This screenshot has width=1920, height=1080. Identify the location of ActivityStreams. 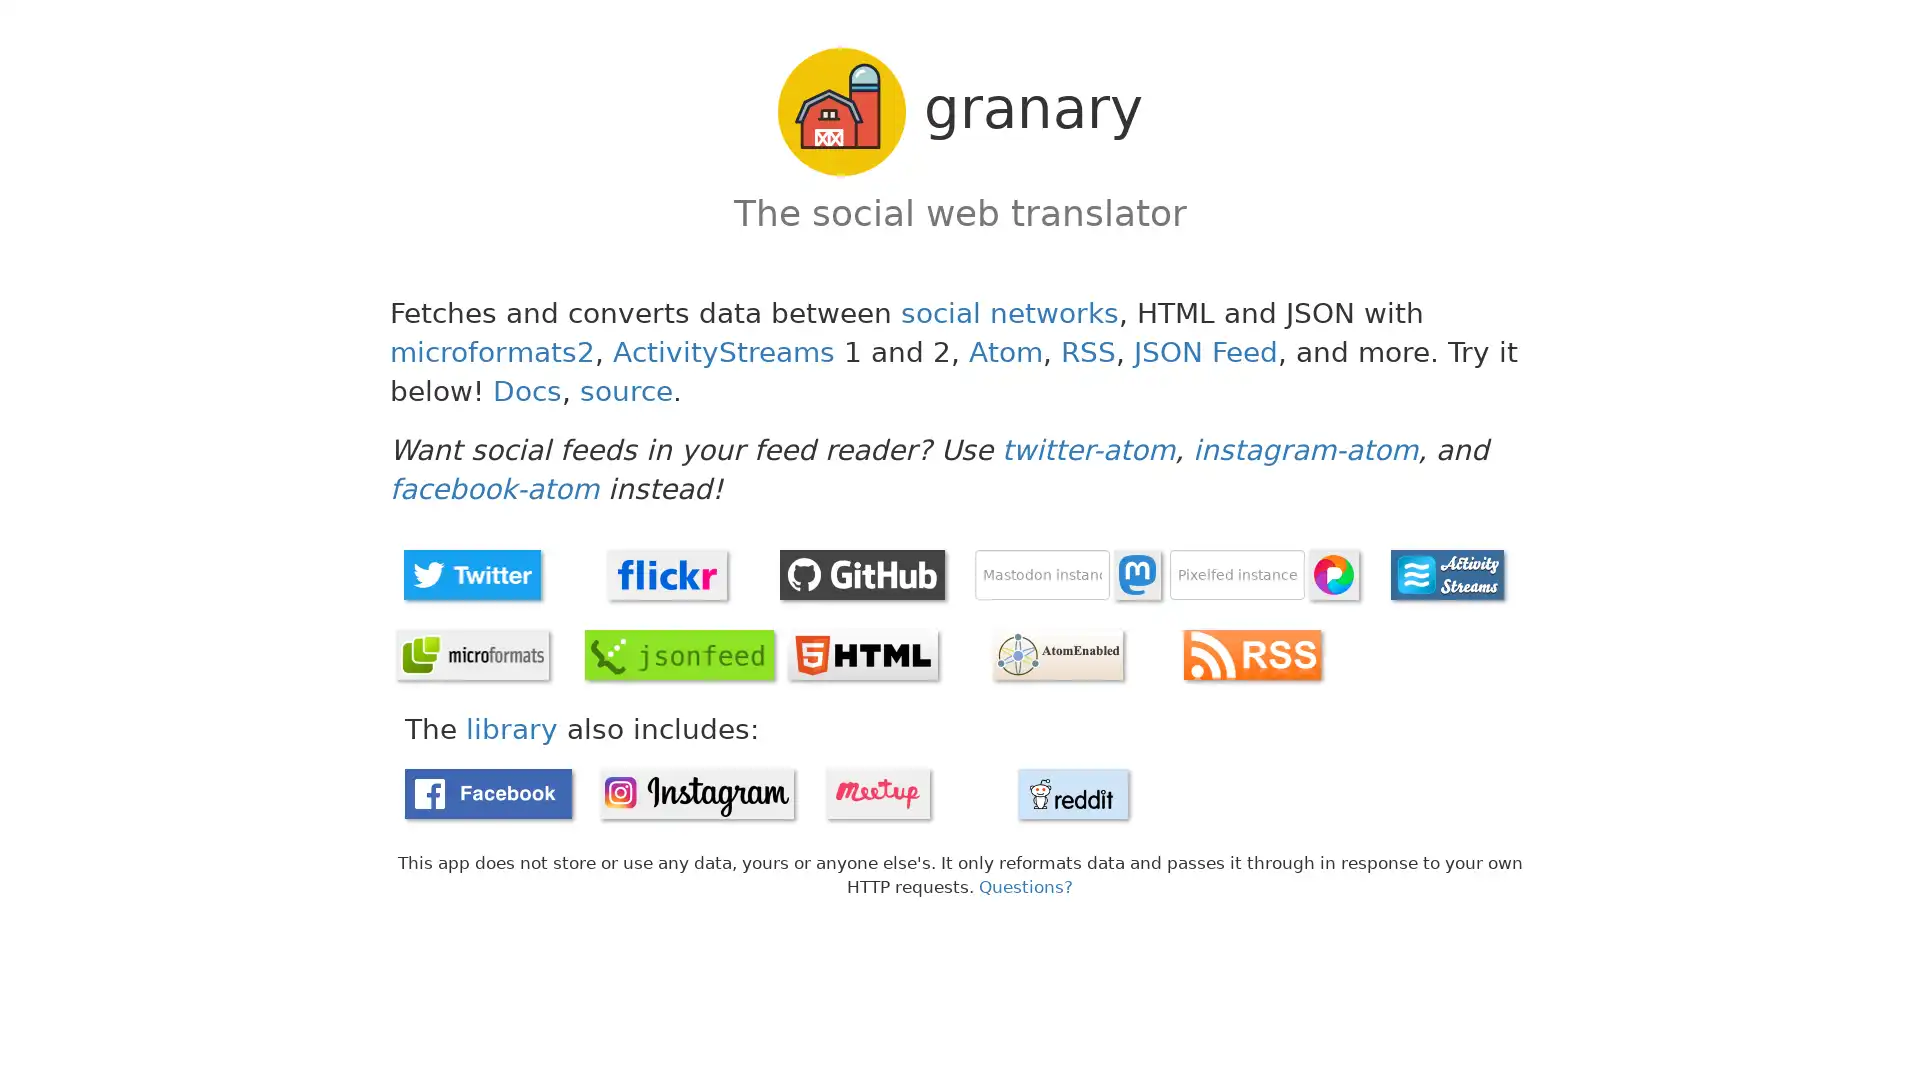
(1446, 574).